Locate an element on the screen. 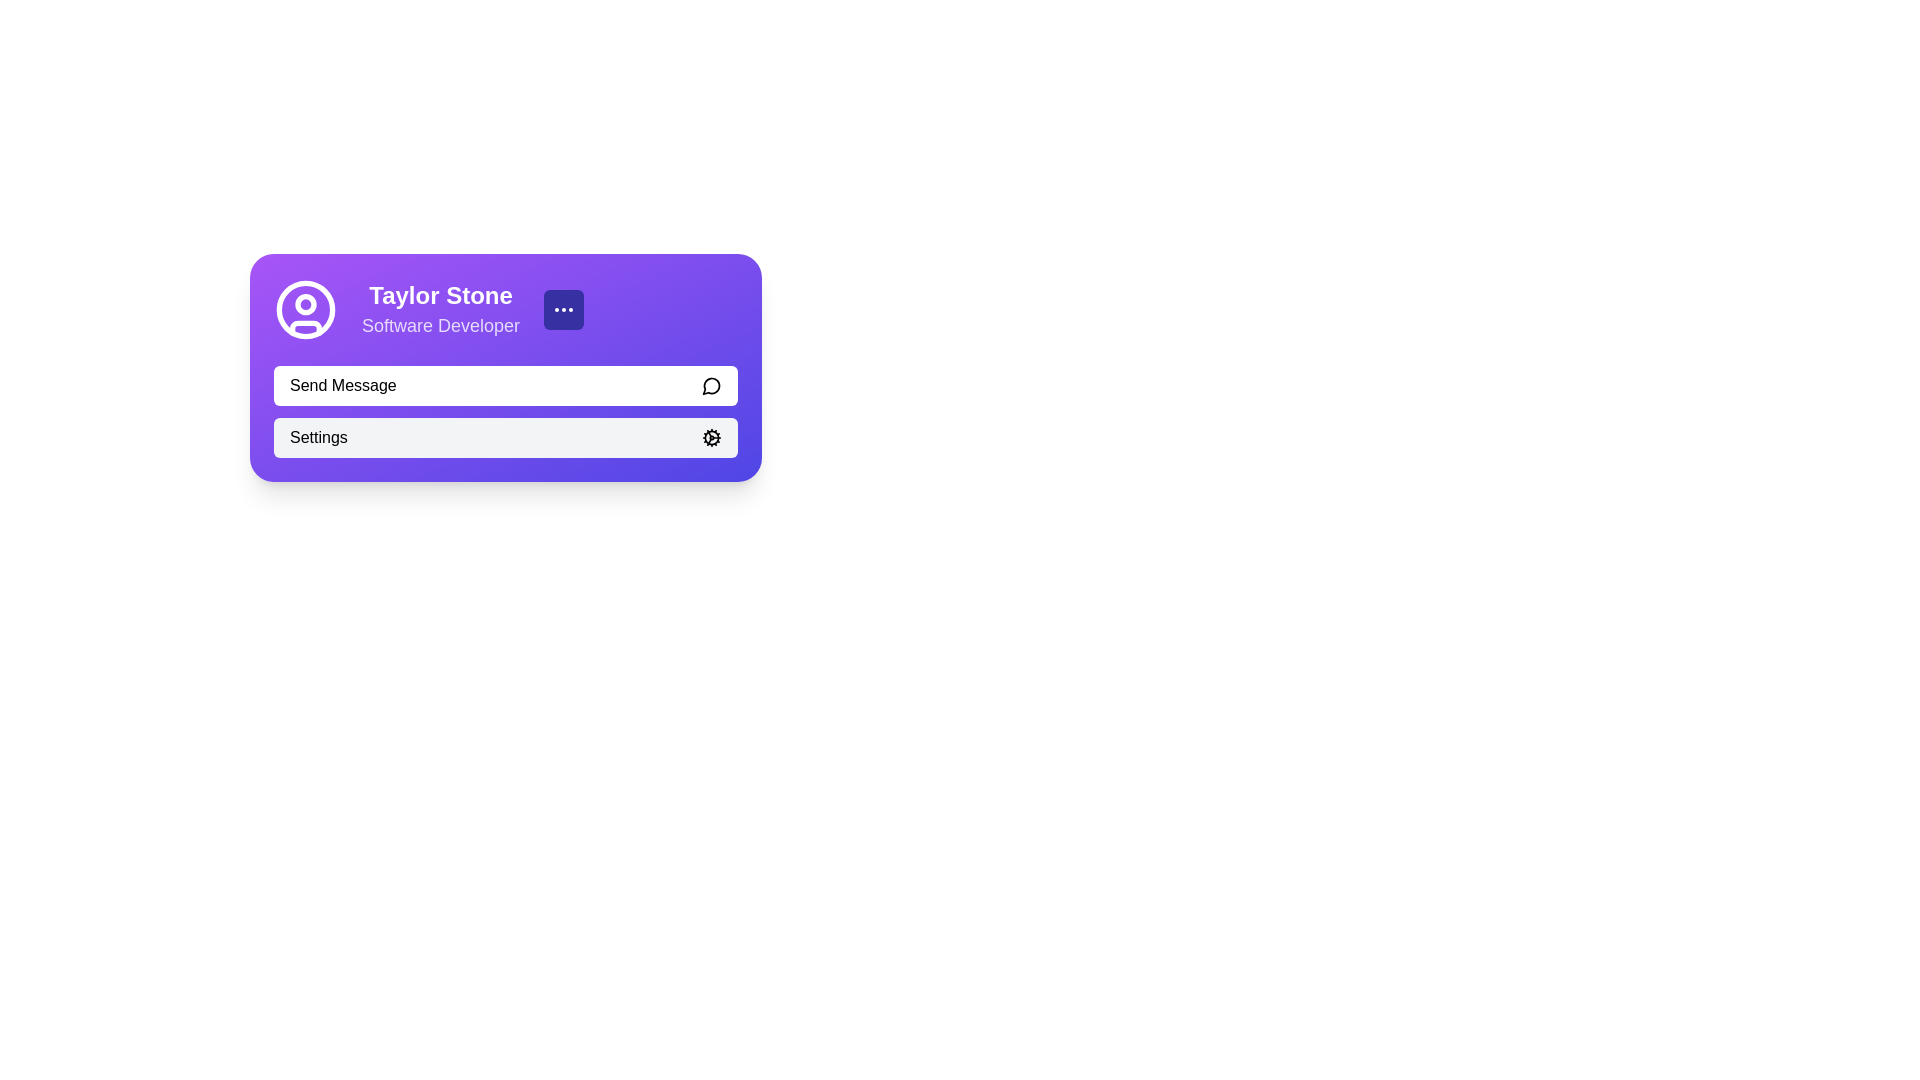 This screenshot has width=1920, height=1080. the 'Send Message' button, which displays the phrase in black font within a white rounded rectangular area on a purple user profile card, to trigger potential styling changes is located at coordinates (343, 385).